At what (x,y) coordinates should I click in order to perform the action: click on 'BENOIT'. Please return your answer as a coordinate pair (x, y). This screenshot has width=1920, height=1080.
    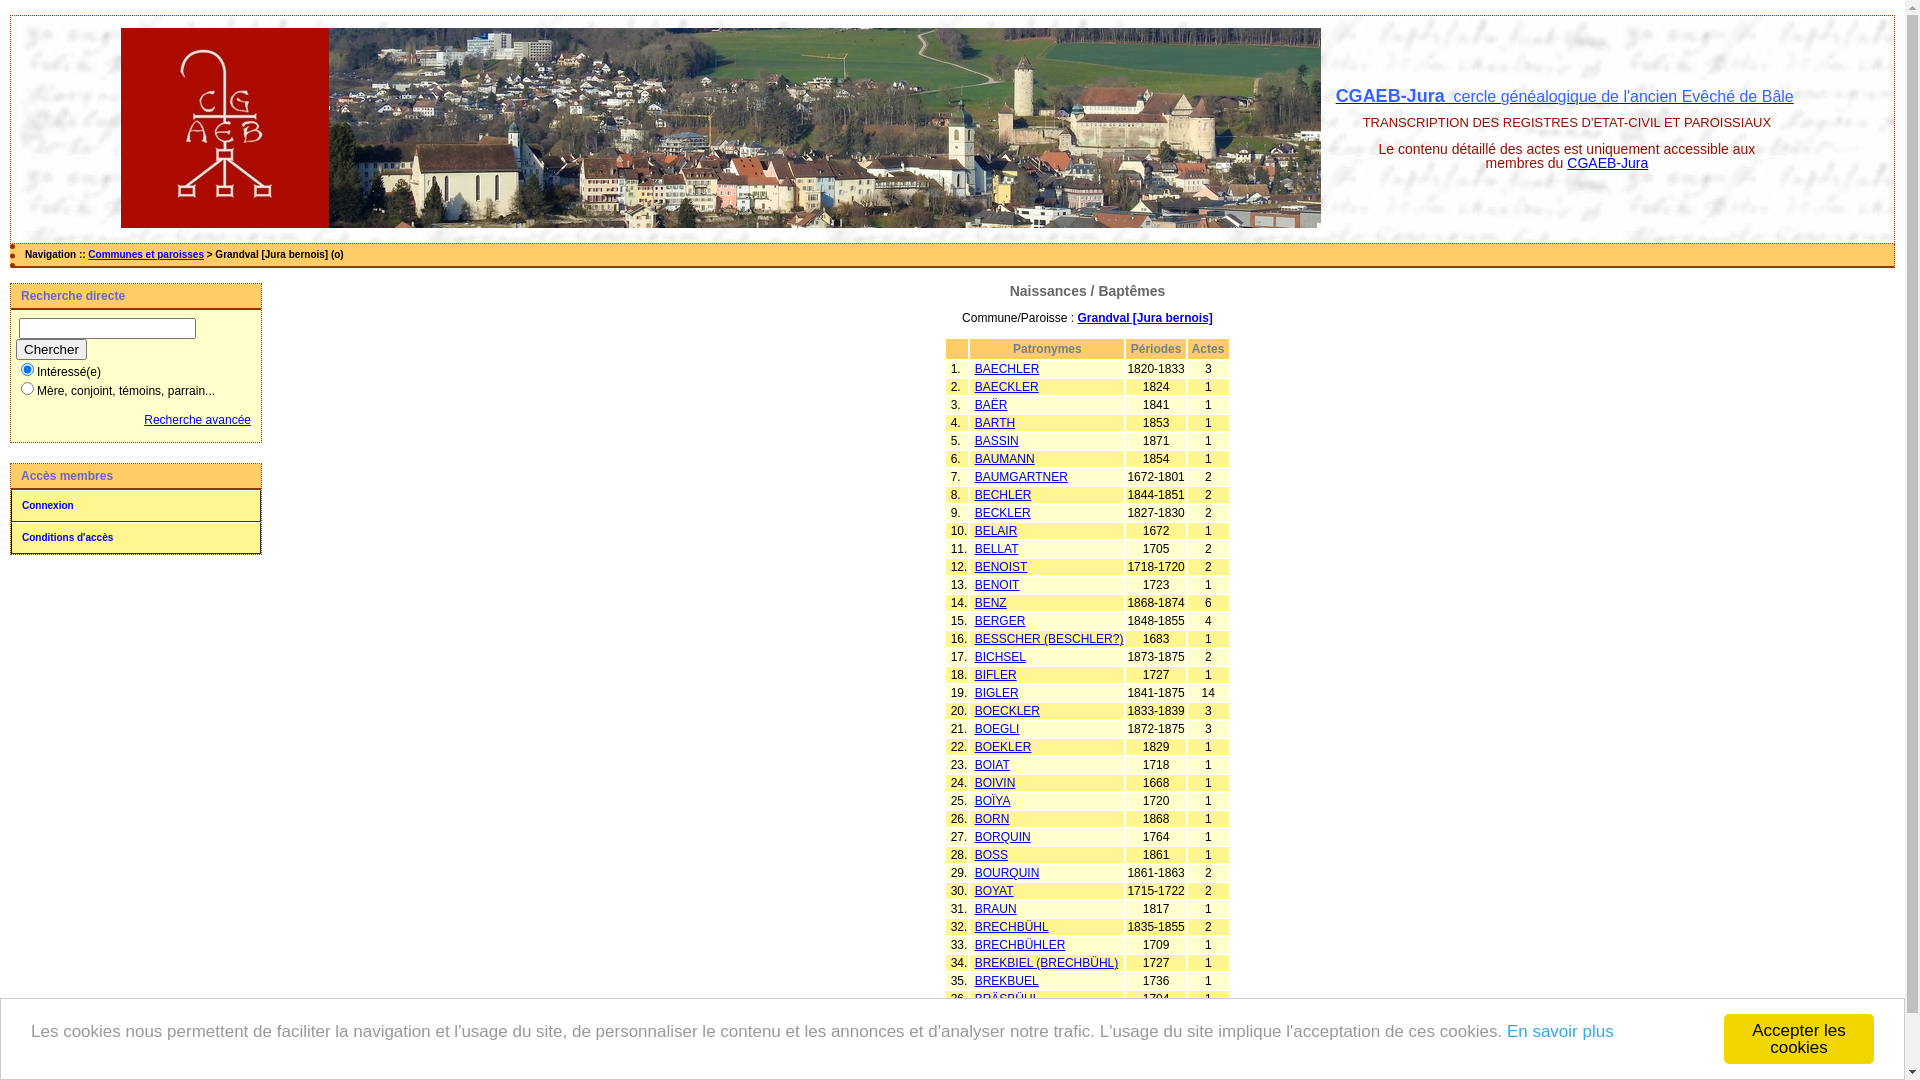
    Looking at the image, I should click on (997, 585).